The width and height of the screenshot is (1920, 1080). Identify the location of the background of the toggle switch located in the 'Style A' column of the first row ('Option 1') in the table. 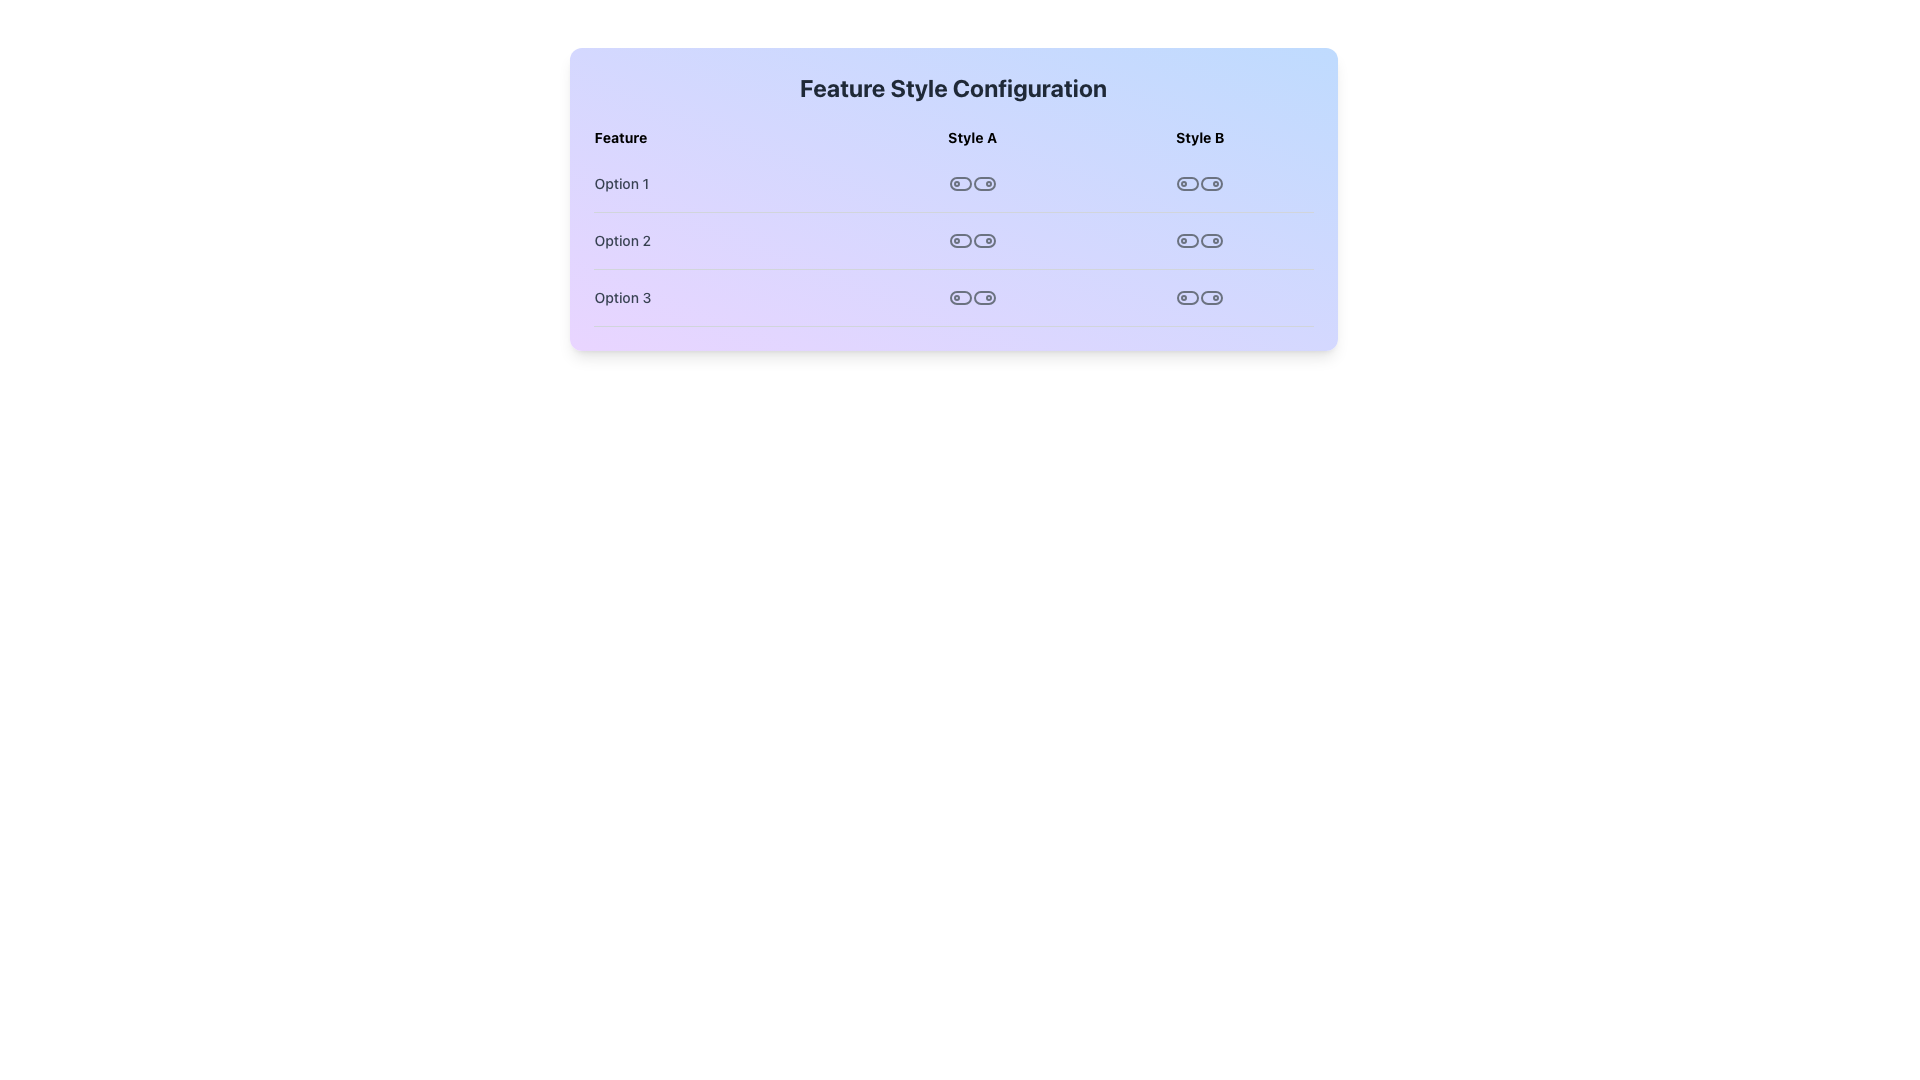
(960, 184).